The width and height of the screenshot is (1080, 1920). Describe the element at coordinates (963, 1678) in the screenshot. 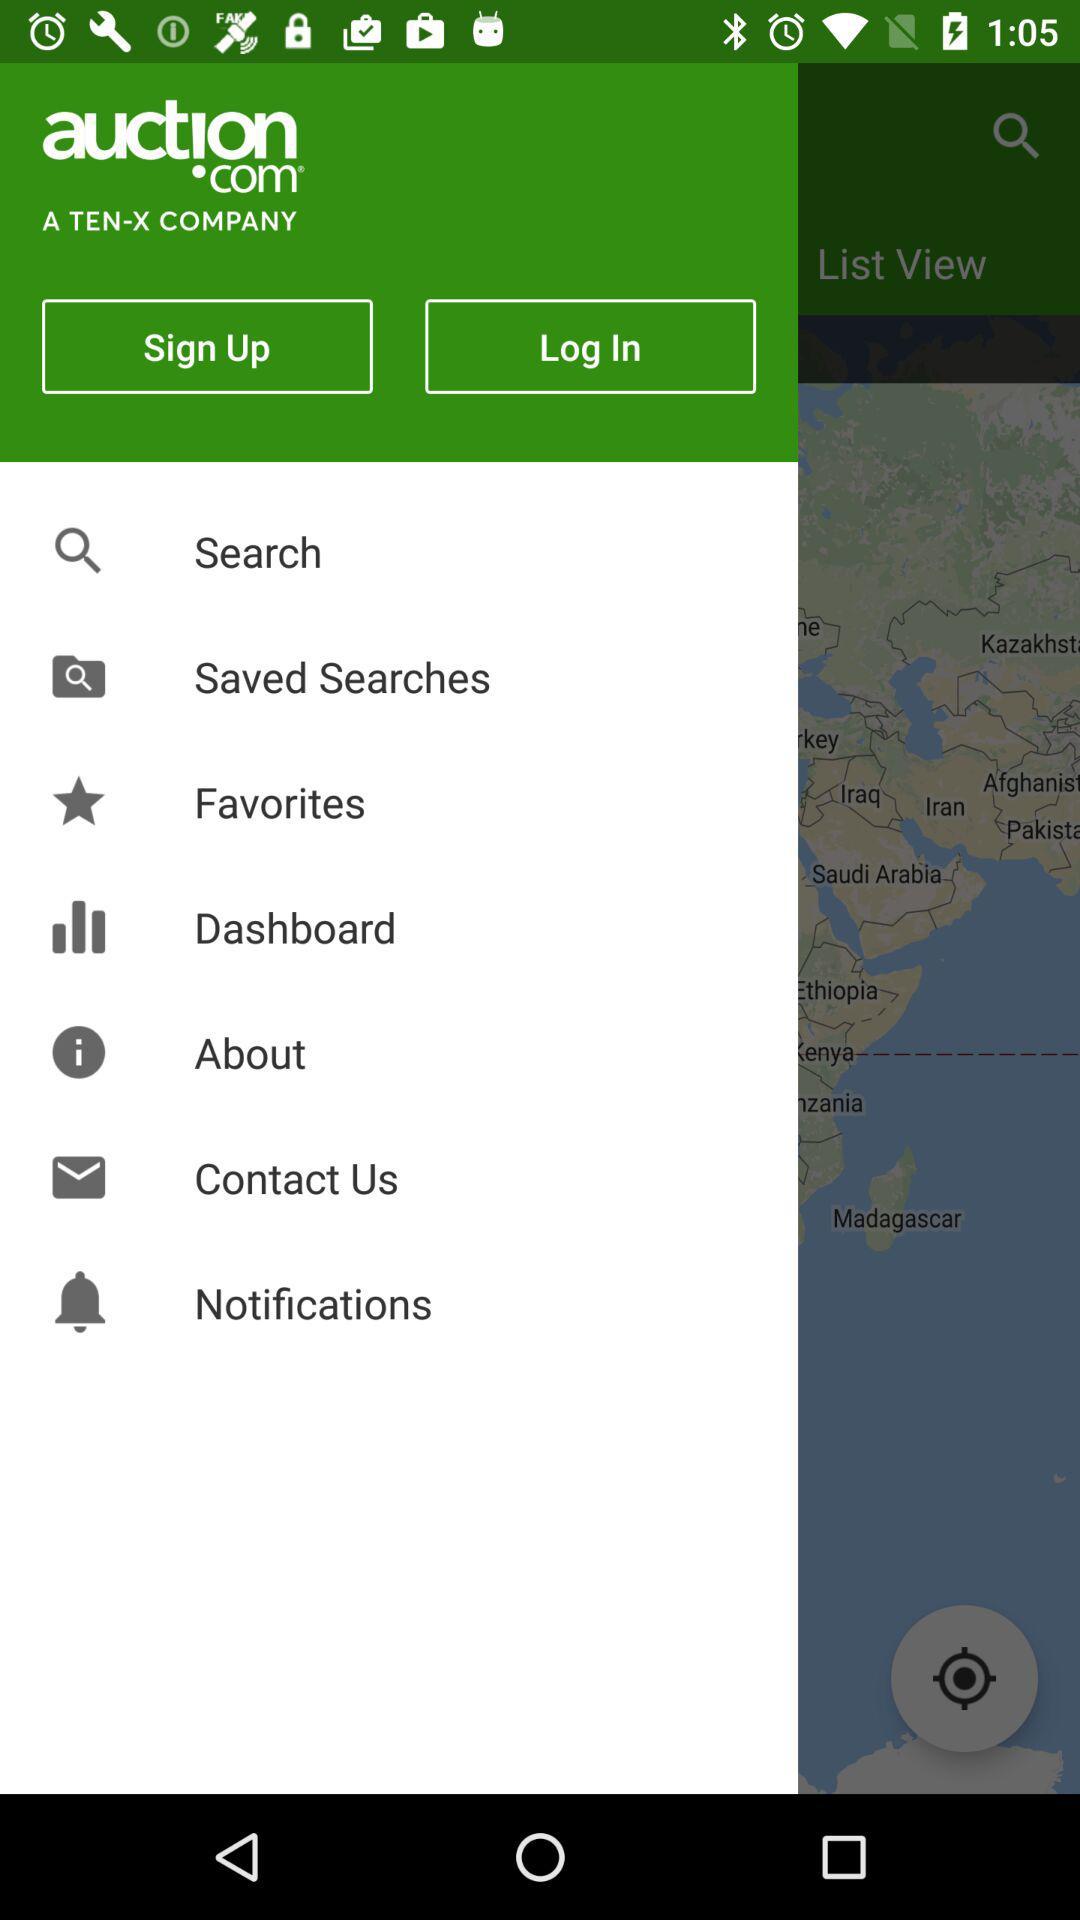

I see `the location_crosshair icon` at that location.